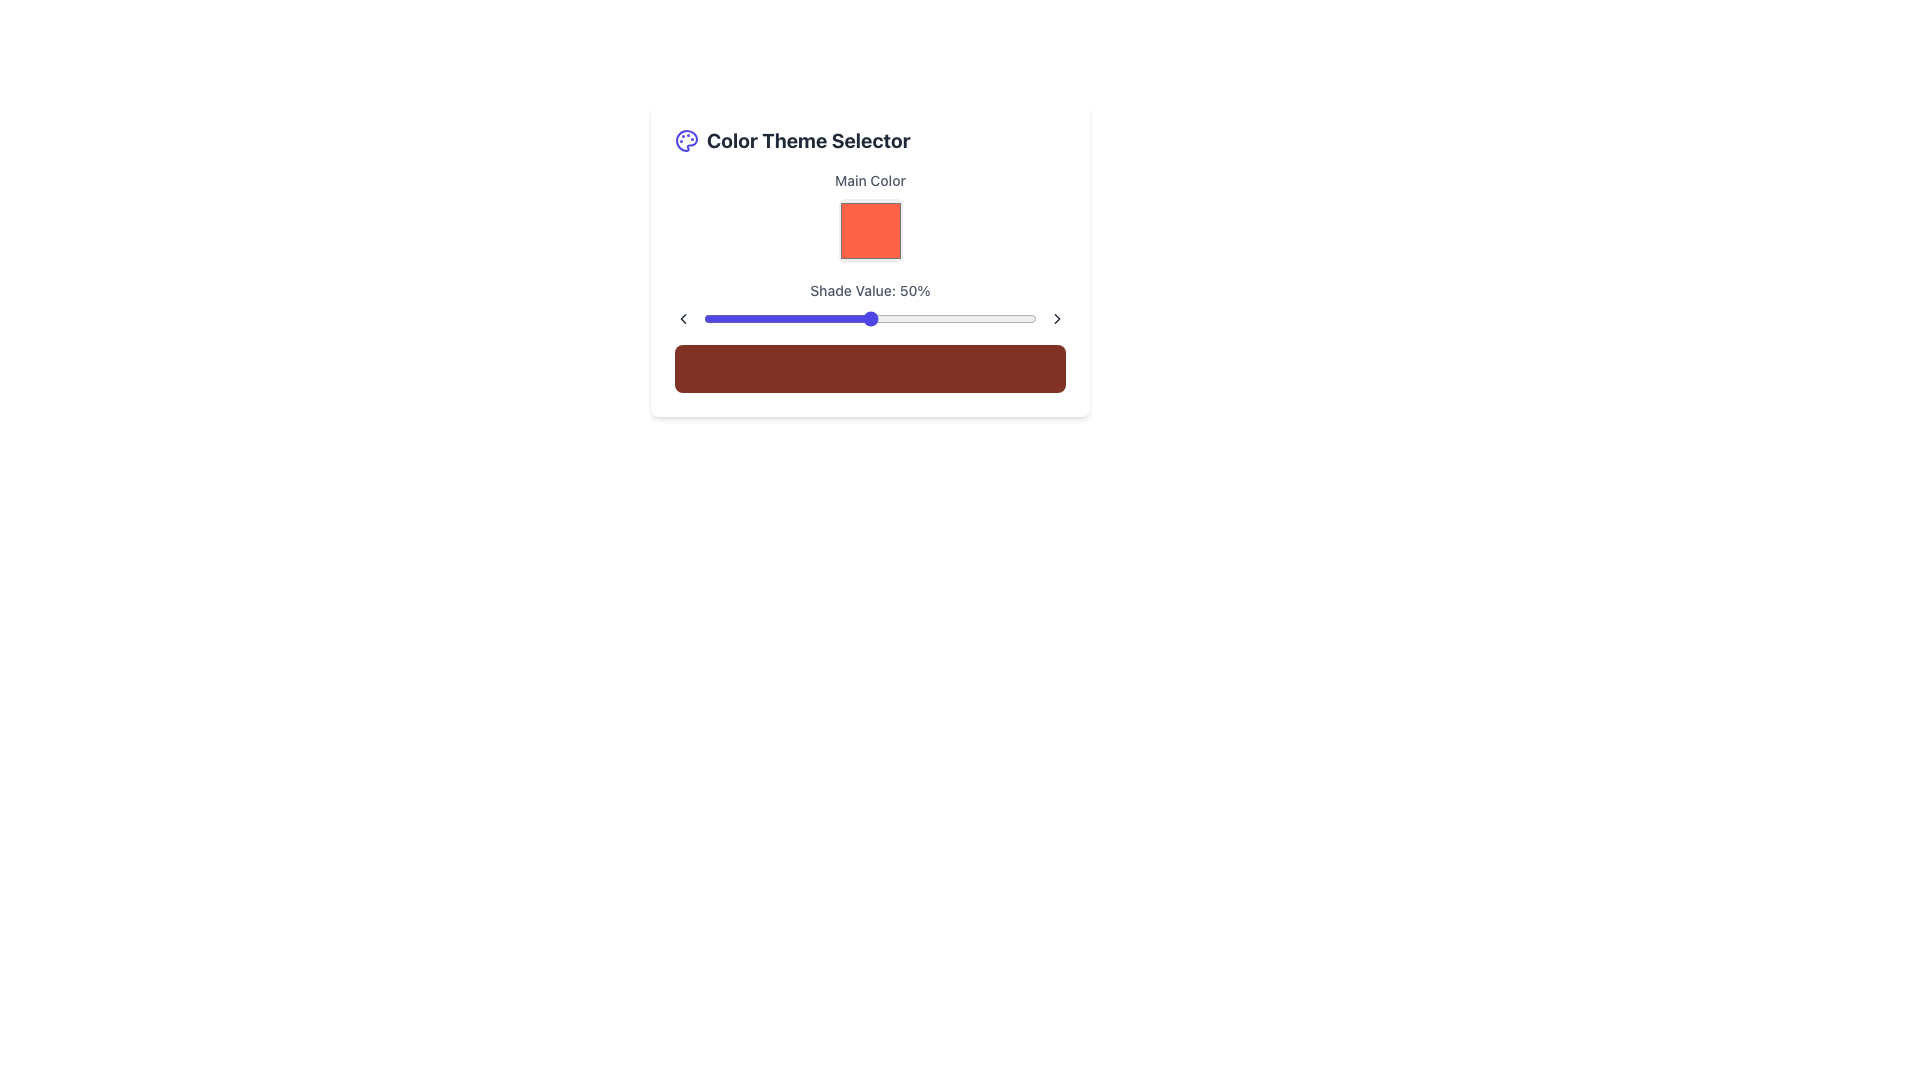 The image size is (1920, 1080). I want to click on the shade value, so click(973, 318).